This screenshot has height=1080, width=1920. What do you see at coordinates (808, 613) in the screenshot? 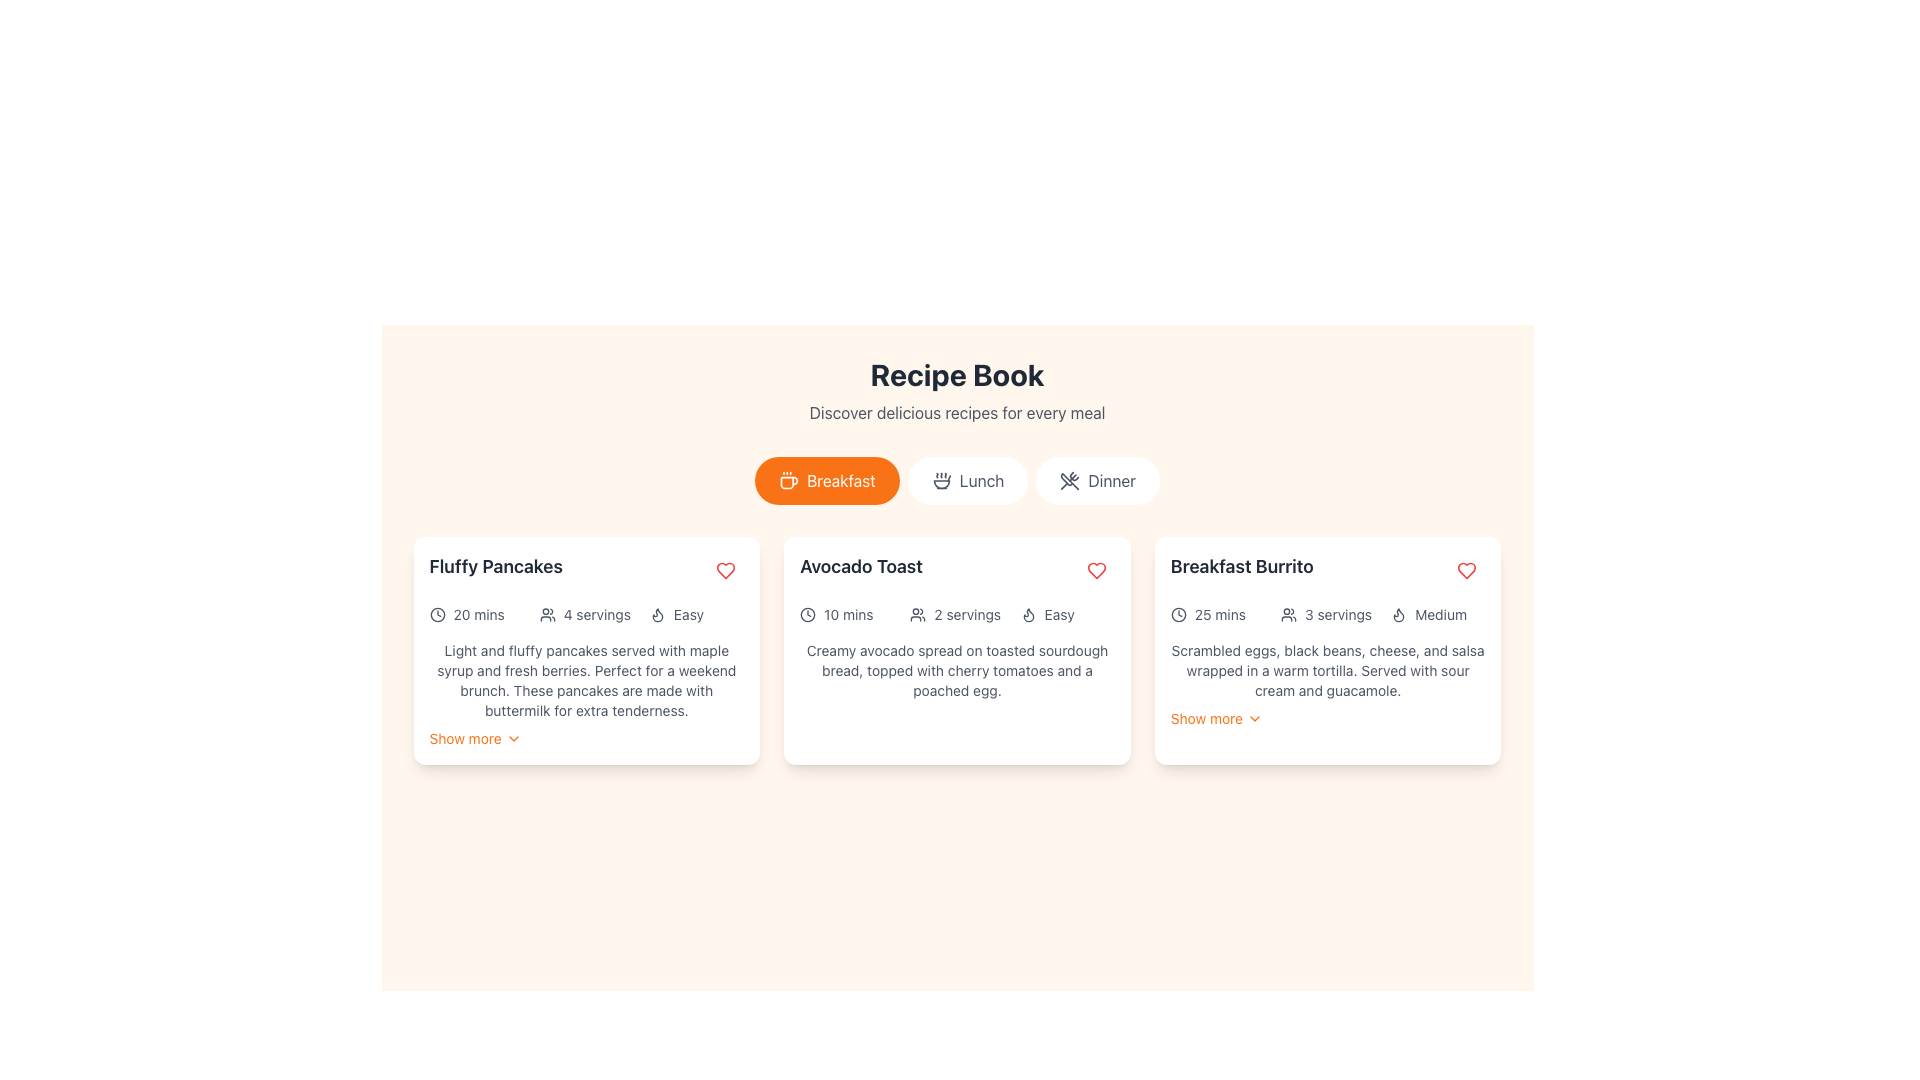
I see `small clock icon with a circular outline located in the top-left section of the 'Avocado Toast' card, positioned before the text '10 mins'` at bounding box center [808, 613].